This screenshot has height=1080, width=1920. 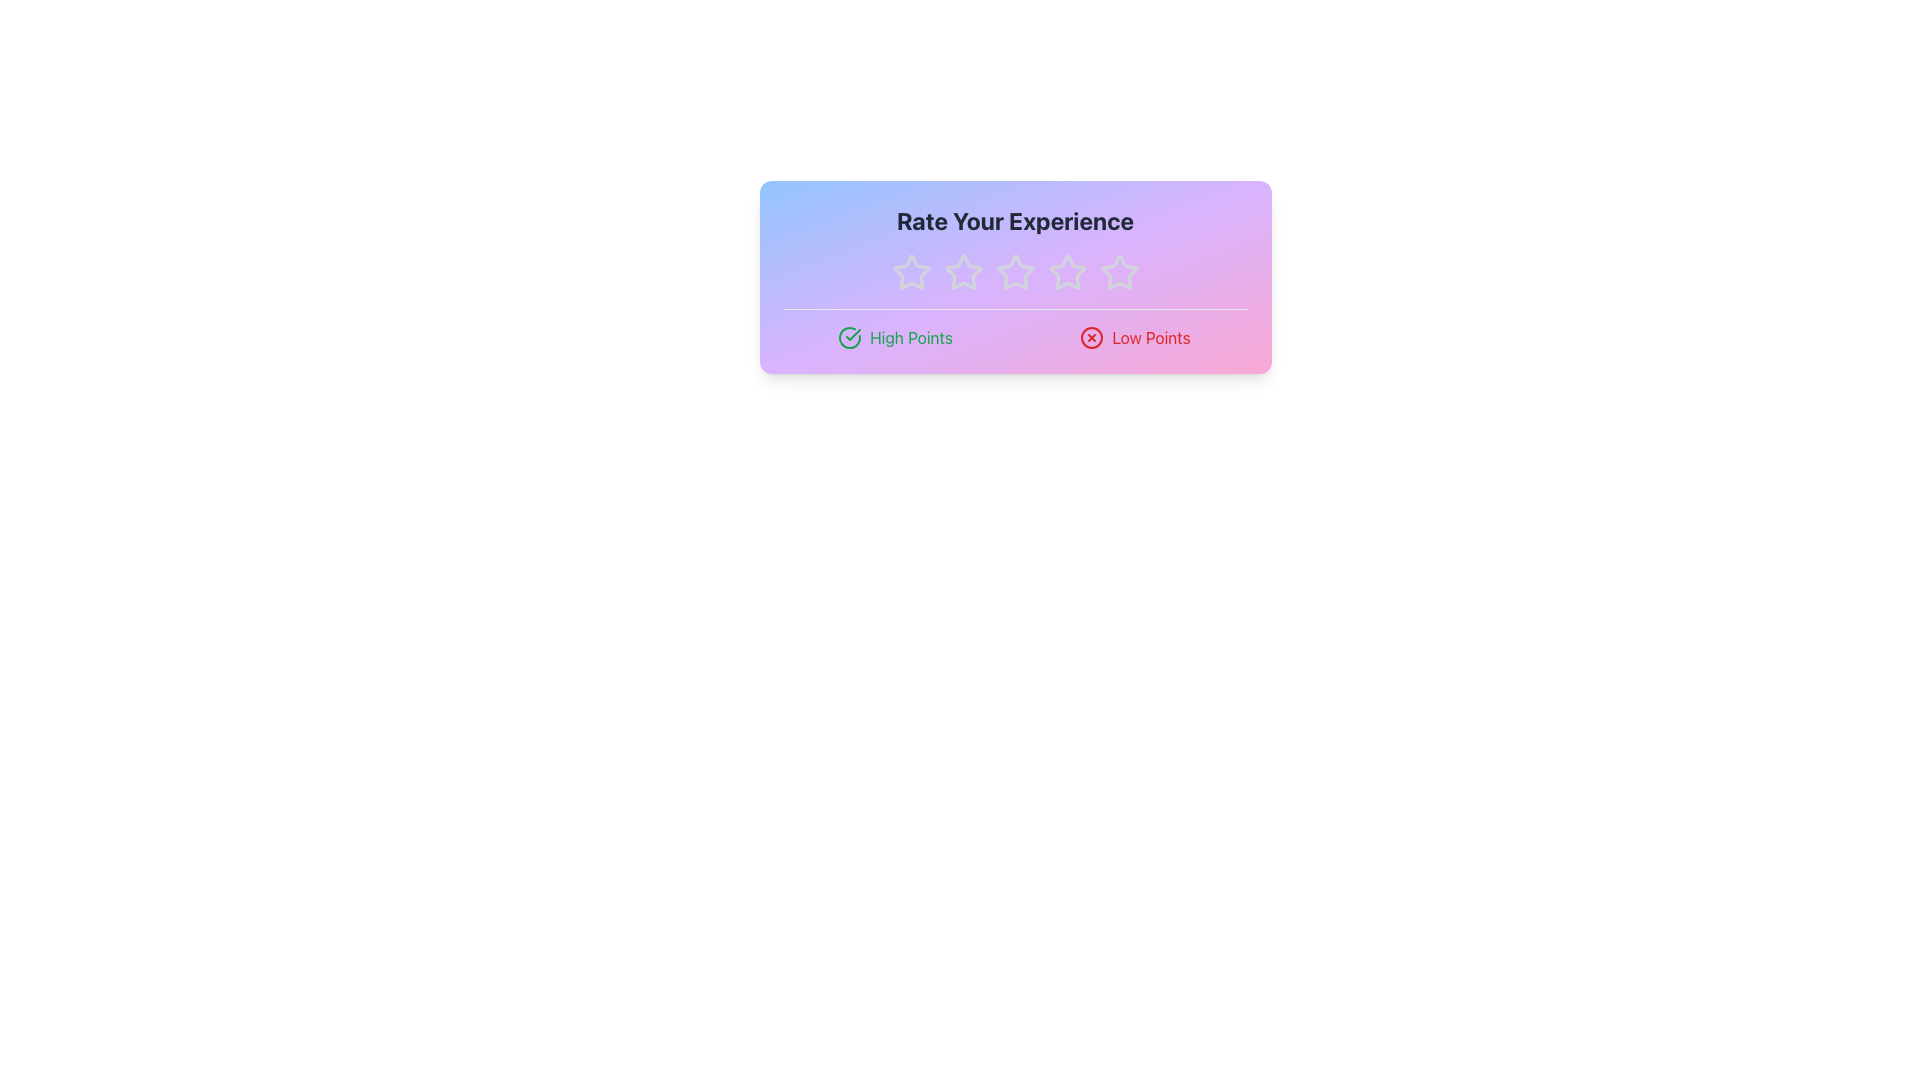 What do you see at coordinates (1135, 337) in the screenshot?
I see `the 'Low Points' label, which is styled in red and indicates a negative aspect, located on the right side of the layout beneath the star icons` at bounding box center [1135, 337].